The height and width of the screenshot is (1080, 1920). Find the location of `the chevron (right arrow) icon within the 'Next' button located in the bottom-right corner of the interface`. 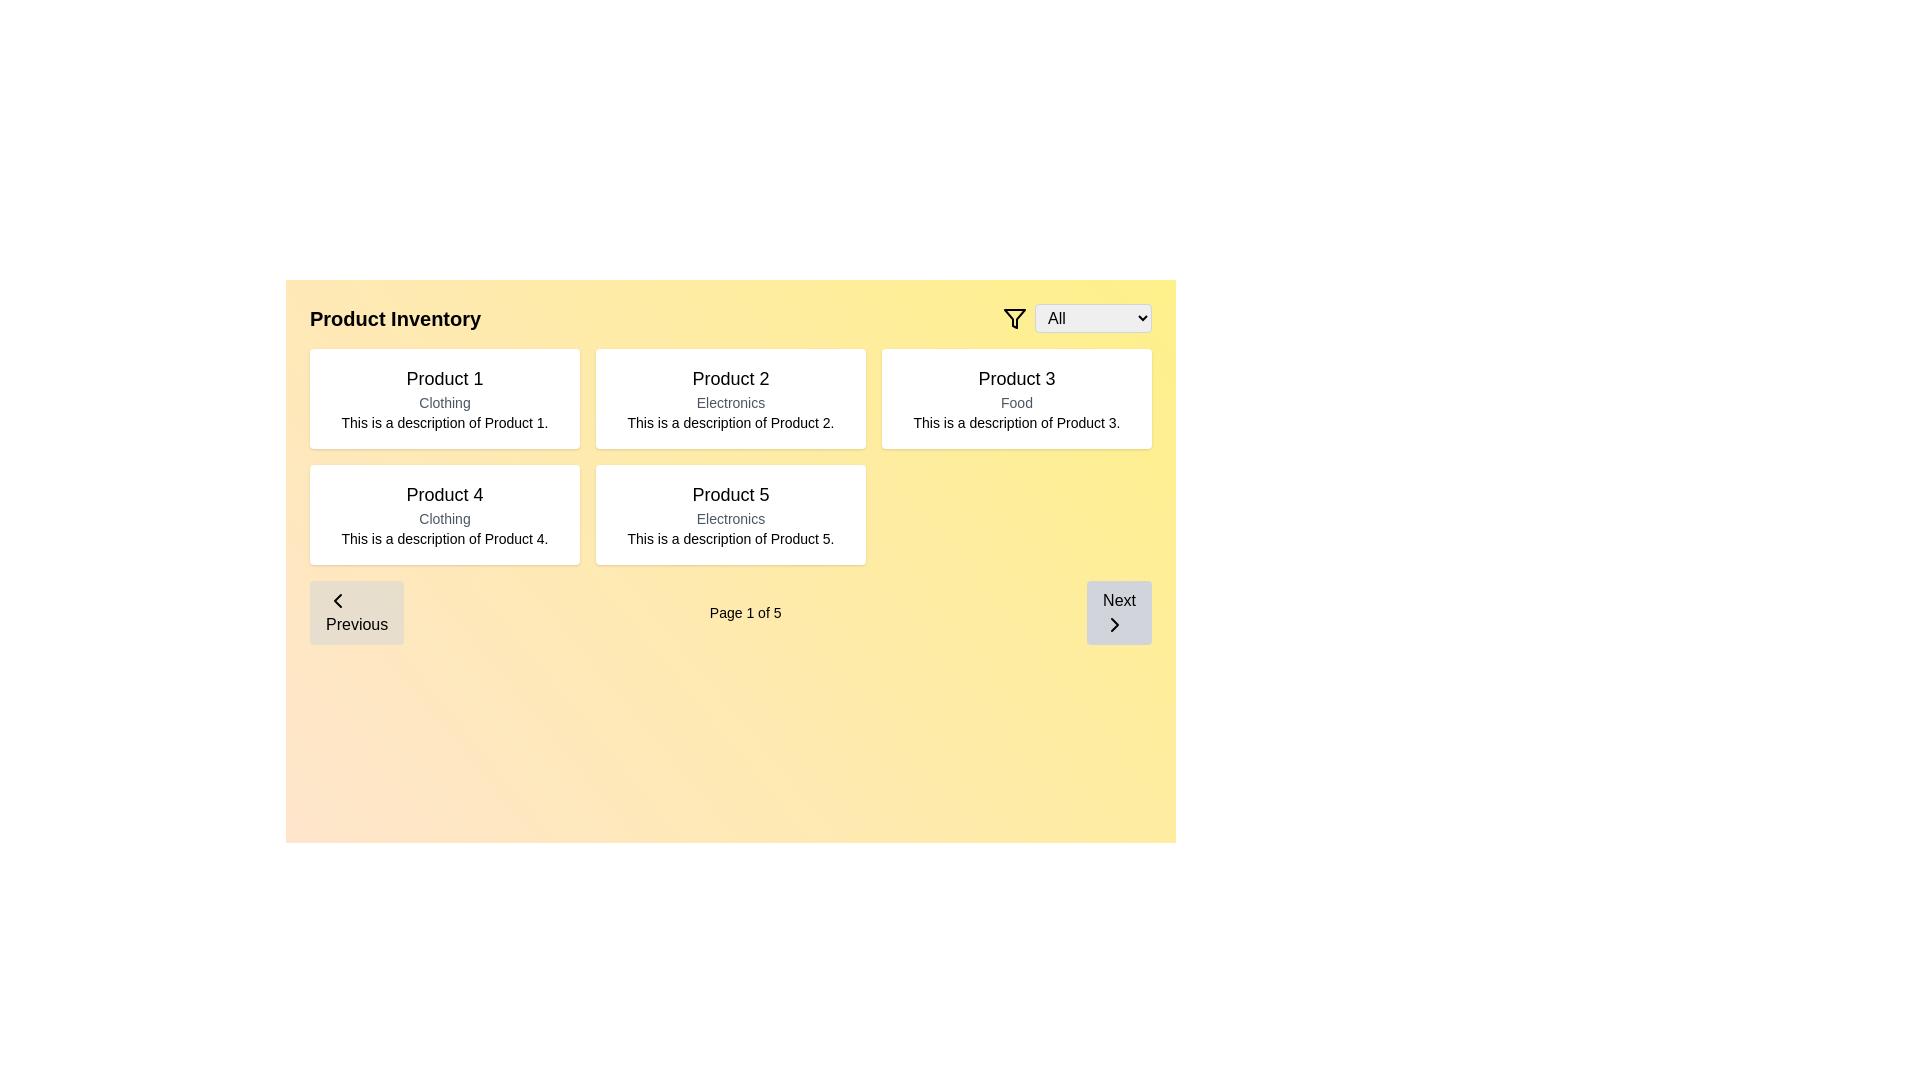

the chevron (right arrow) icon within the 'Next' button located in the bottom-right corner of the interface is located at coordinates (1114, 623).